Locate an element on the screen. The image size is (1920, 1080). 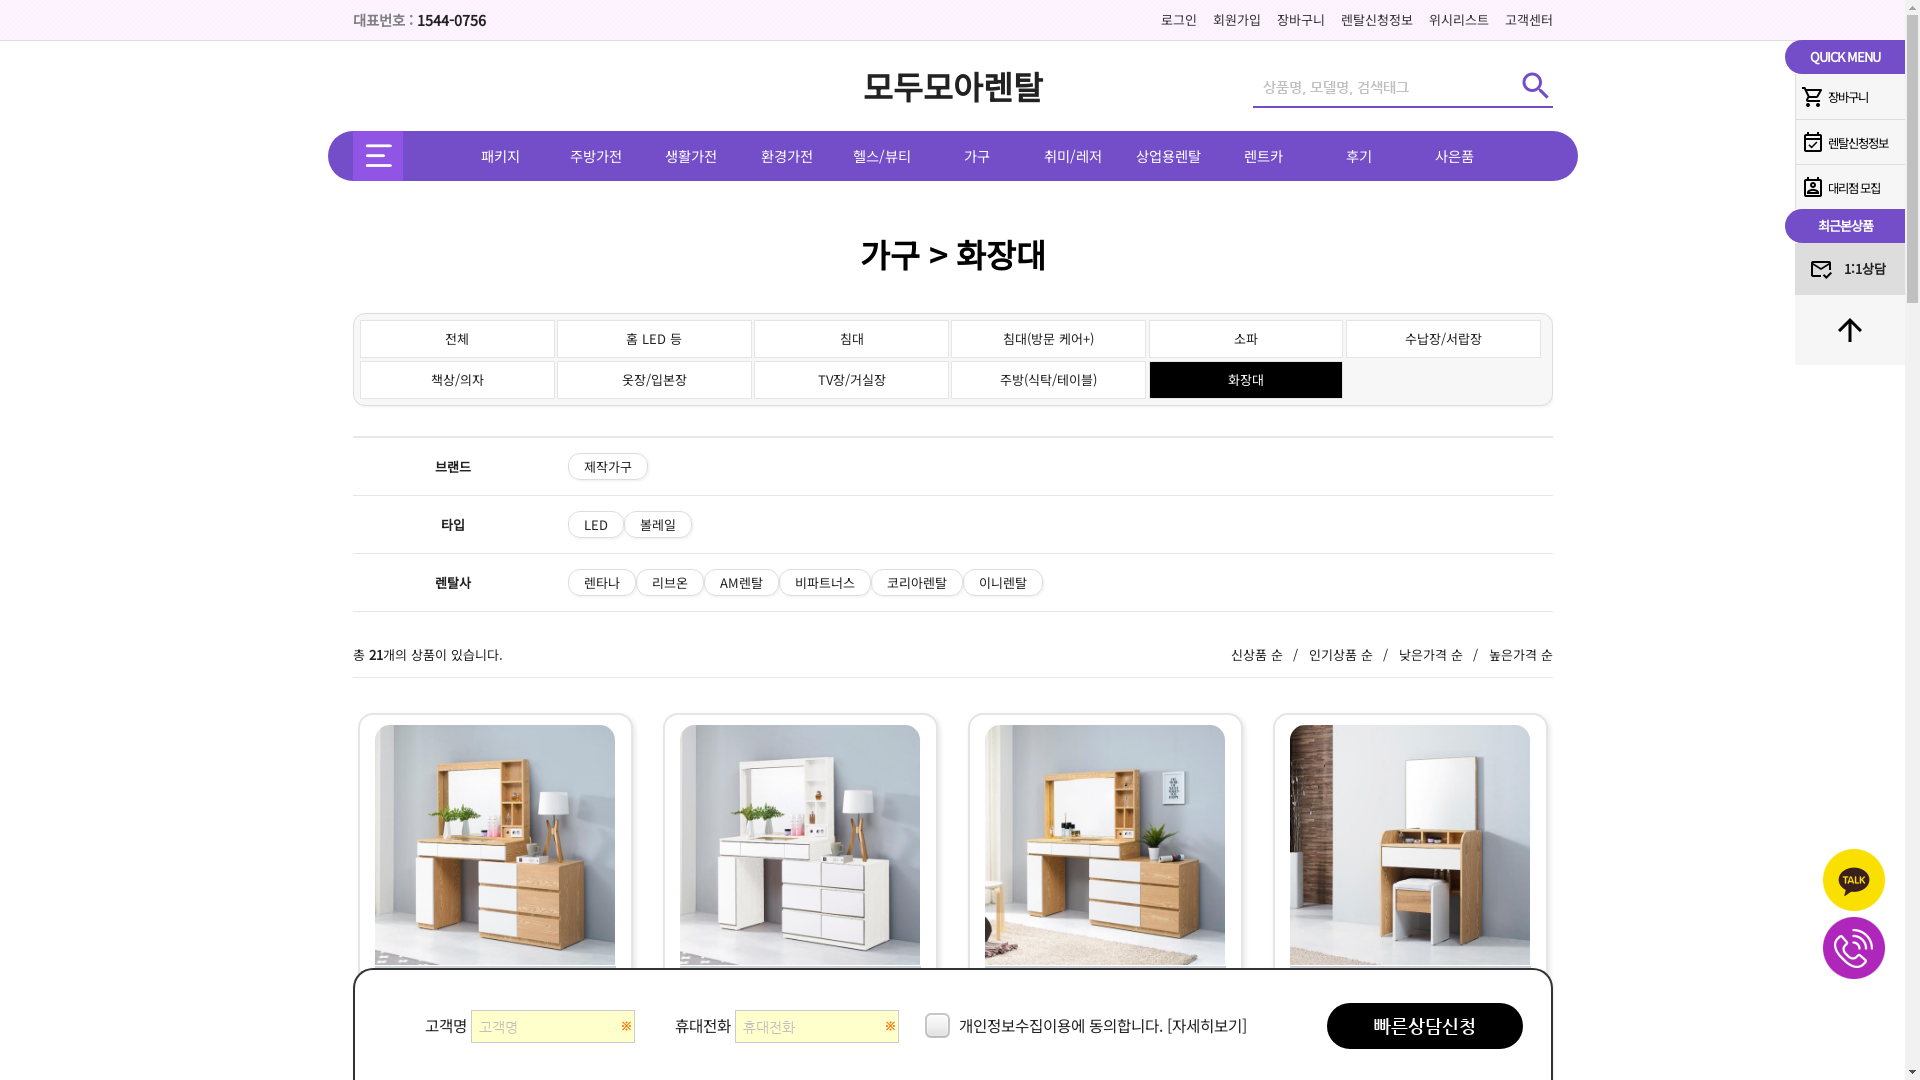
'LED' is located at coordinates (594, 523).